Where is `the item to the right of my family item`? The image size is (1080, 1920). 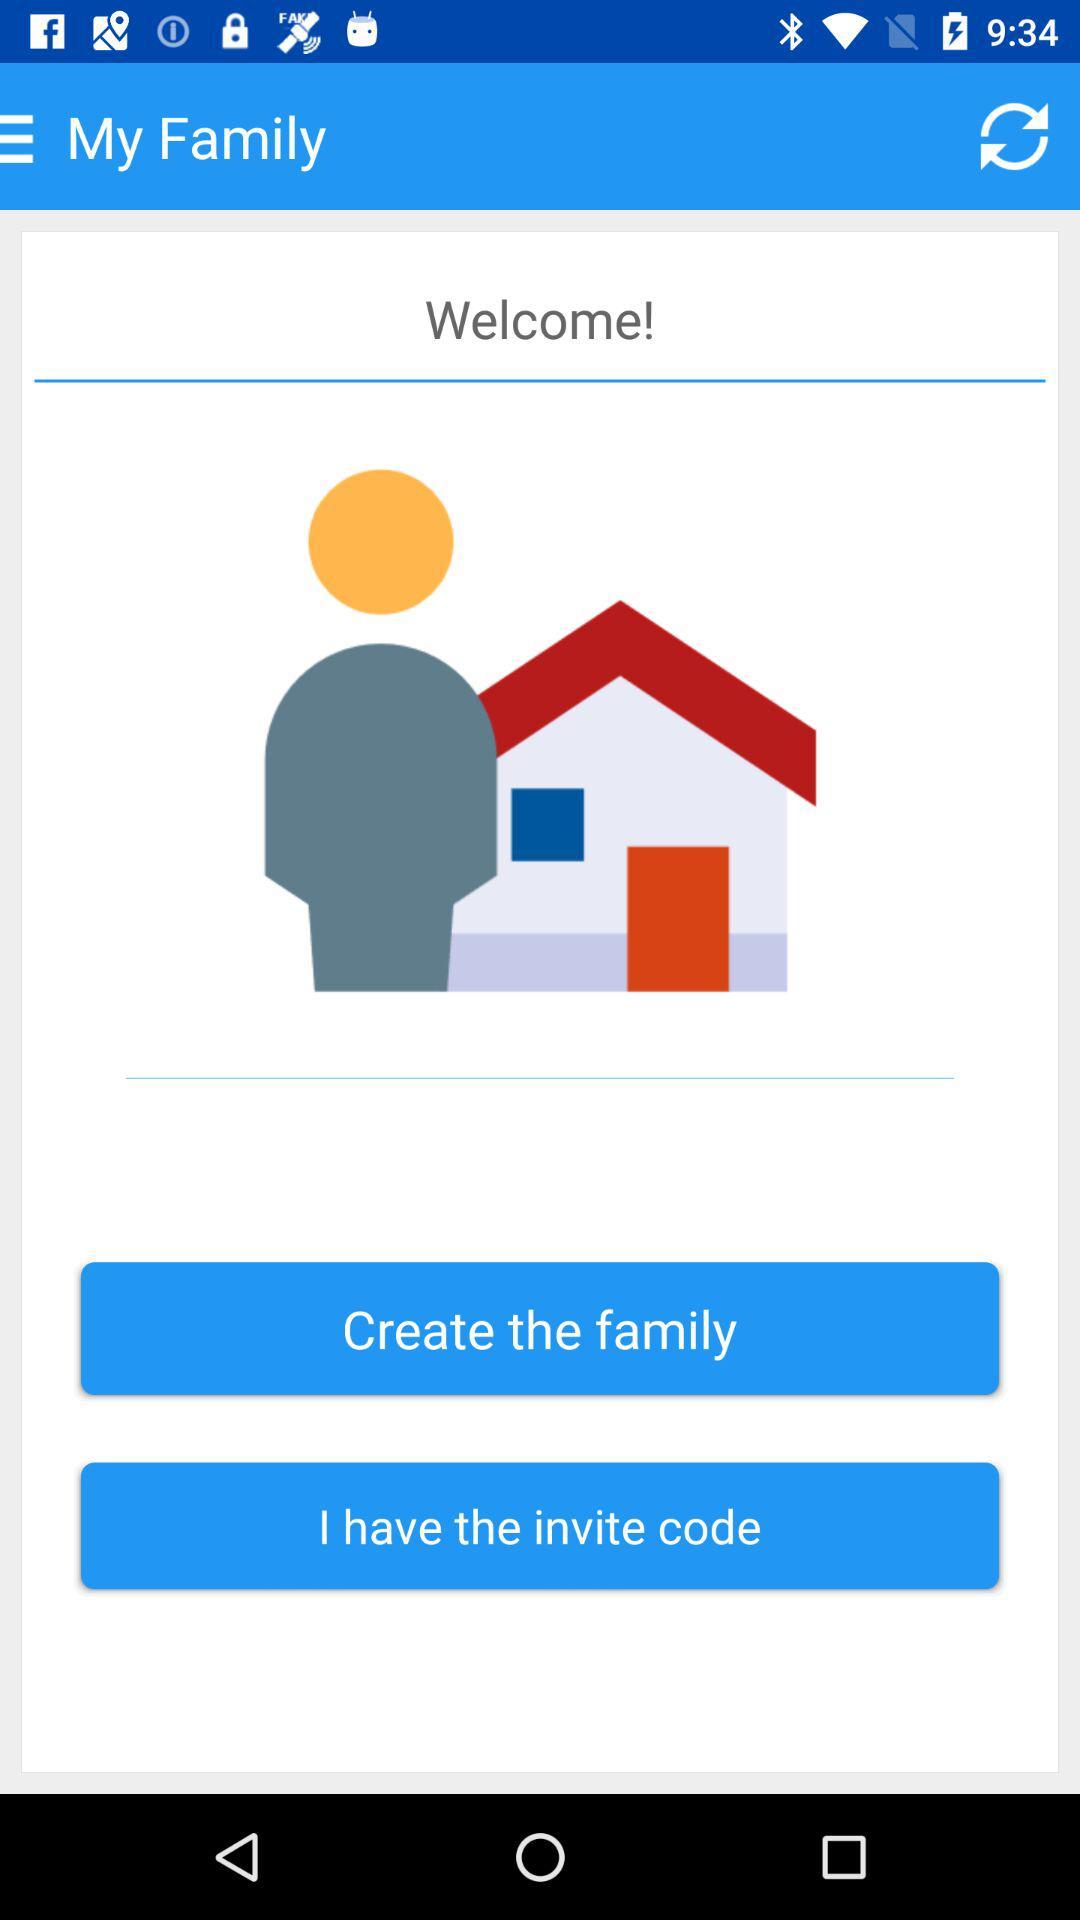 the item to the right of my family item is located at coordinates (1014, 135).